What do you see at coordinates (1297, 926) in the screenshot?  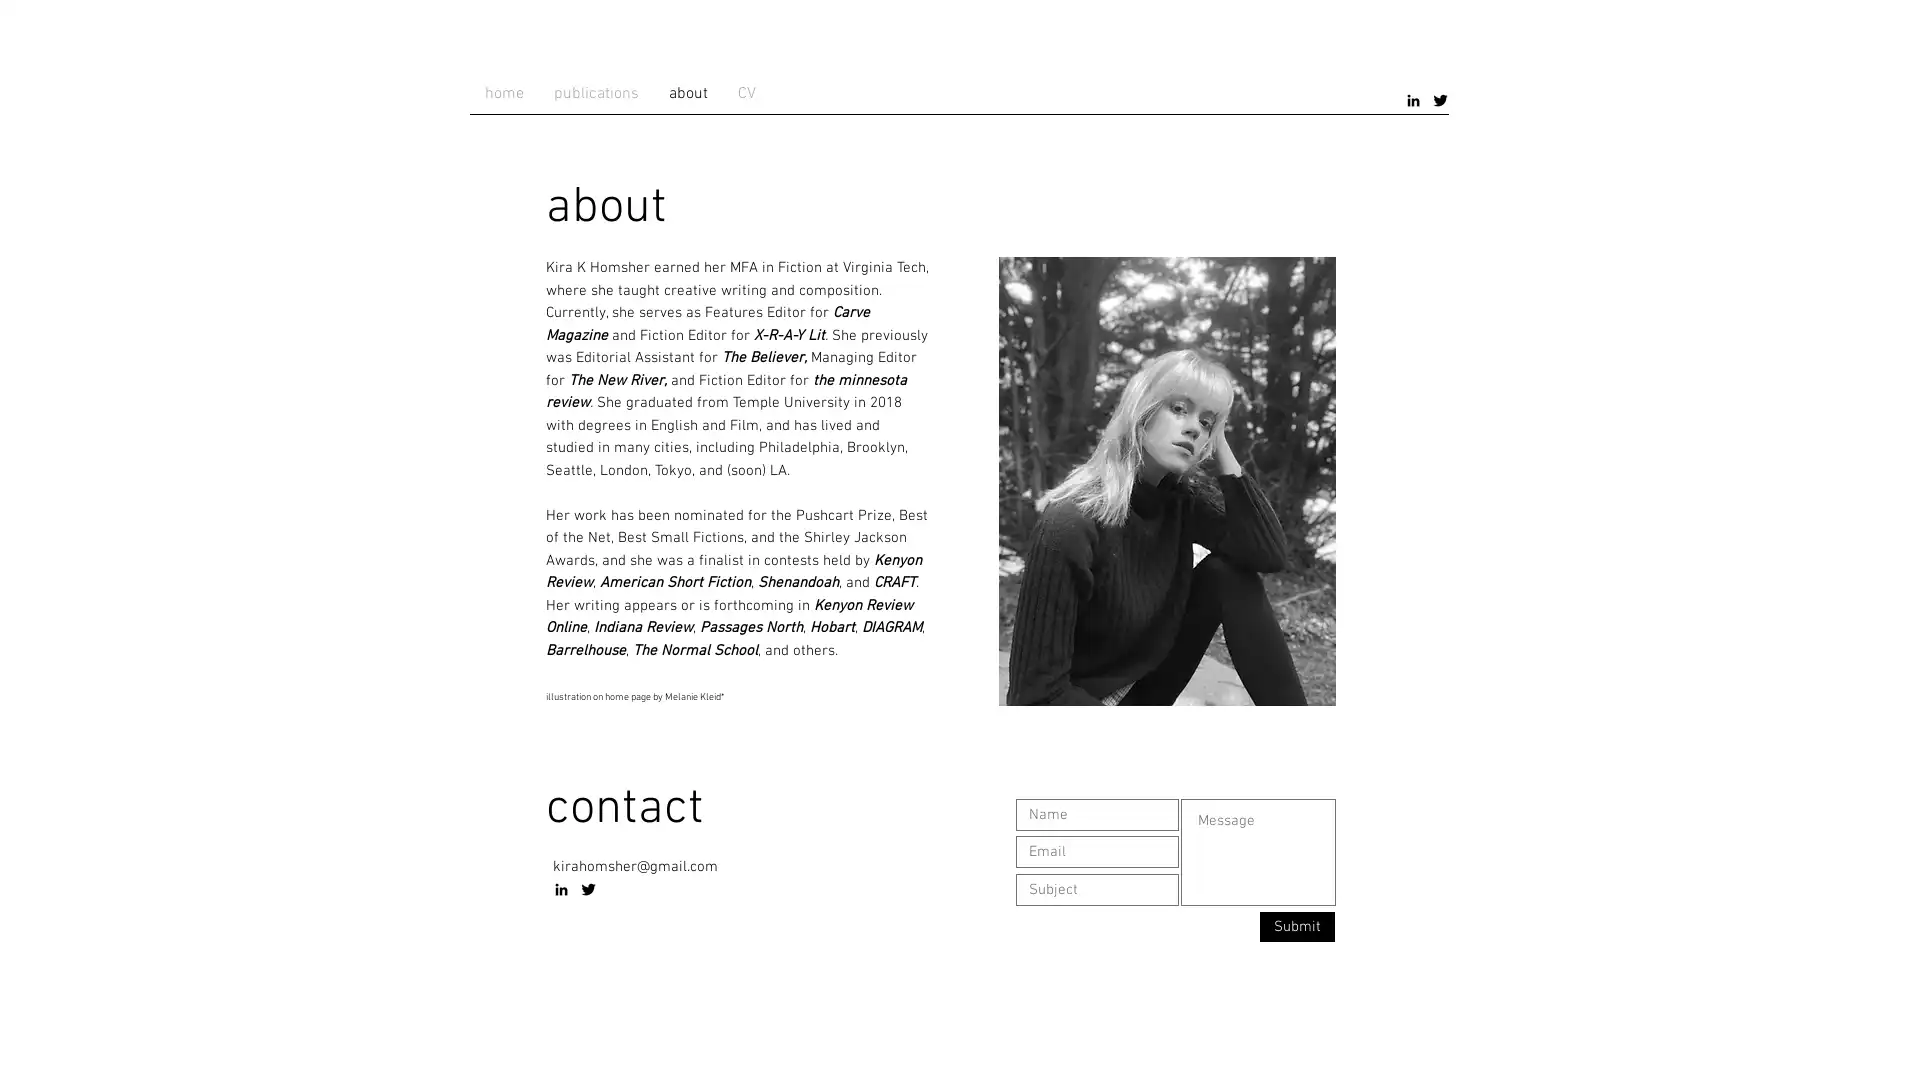 I see `Submit` at bounding box center [1297, 926].